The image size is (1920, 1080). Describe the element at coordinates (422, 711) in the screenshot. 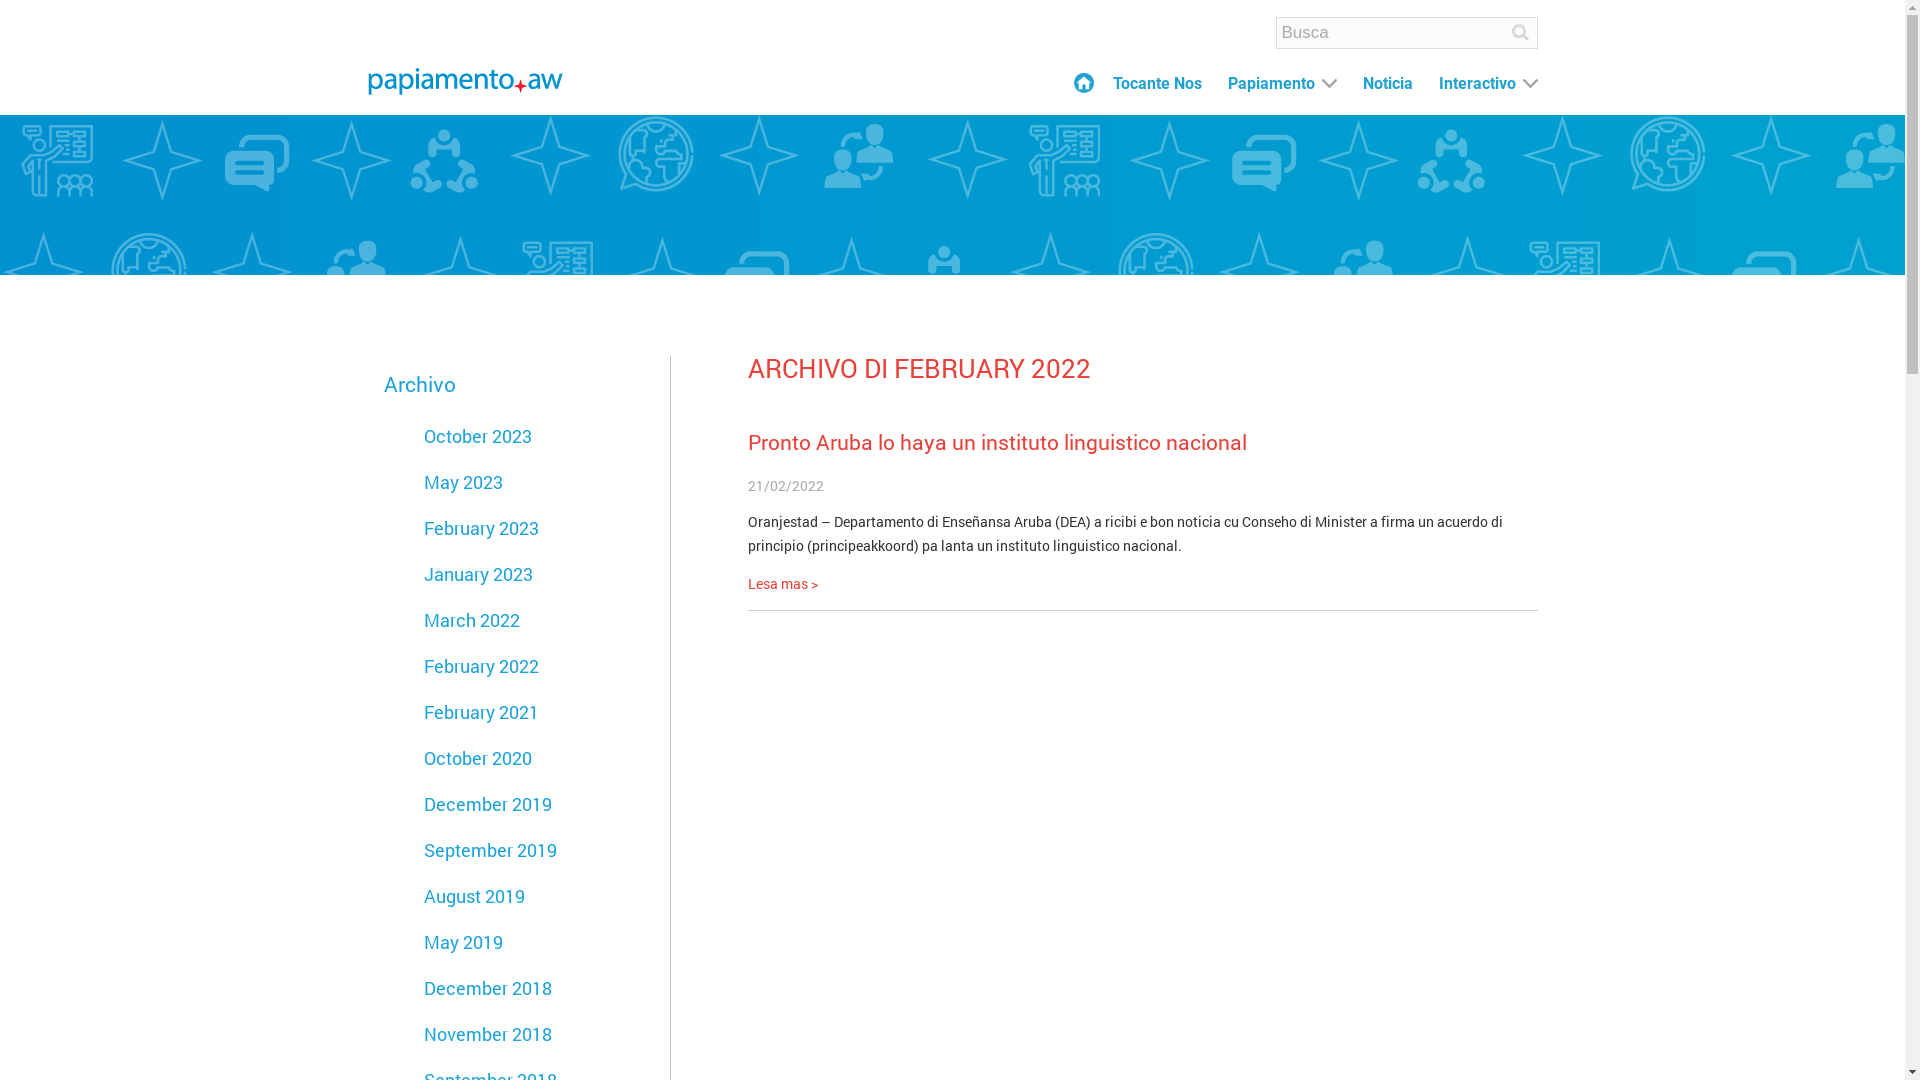

I see `'February 2021'` at that location.